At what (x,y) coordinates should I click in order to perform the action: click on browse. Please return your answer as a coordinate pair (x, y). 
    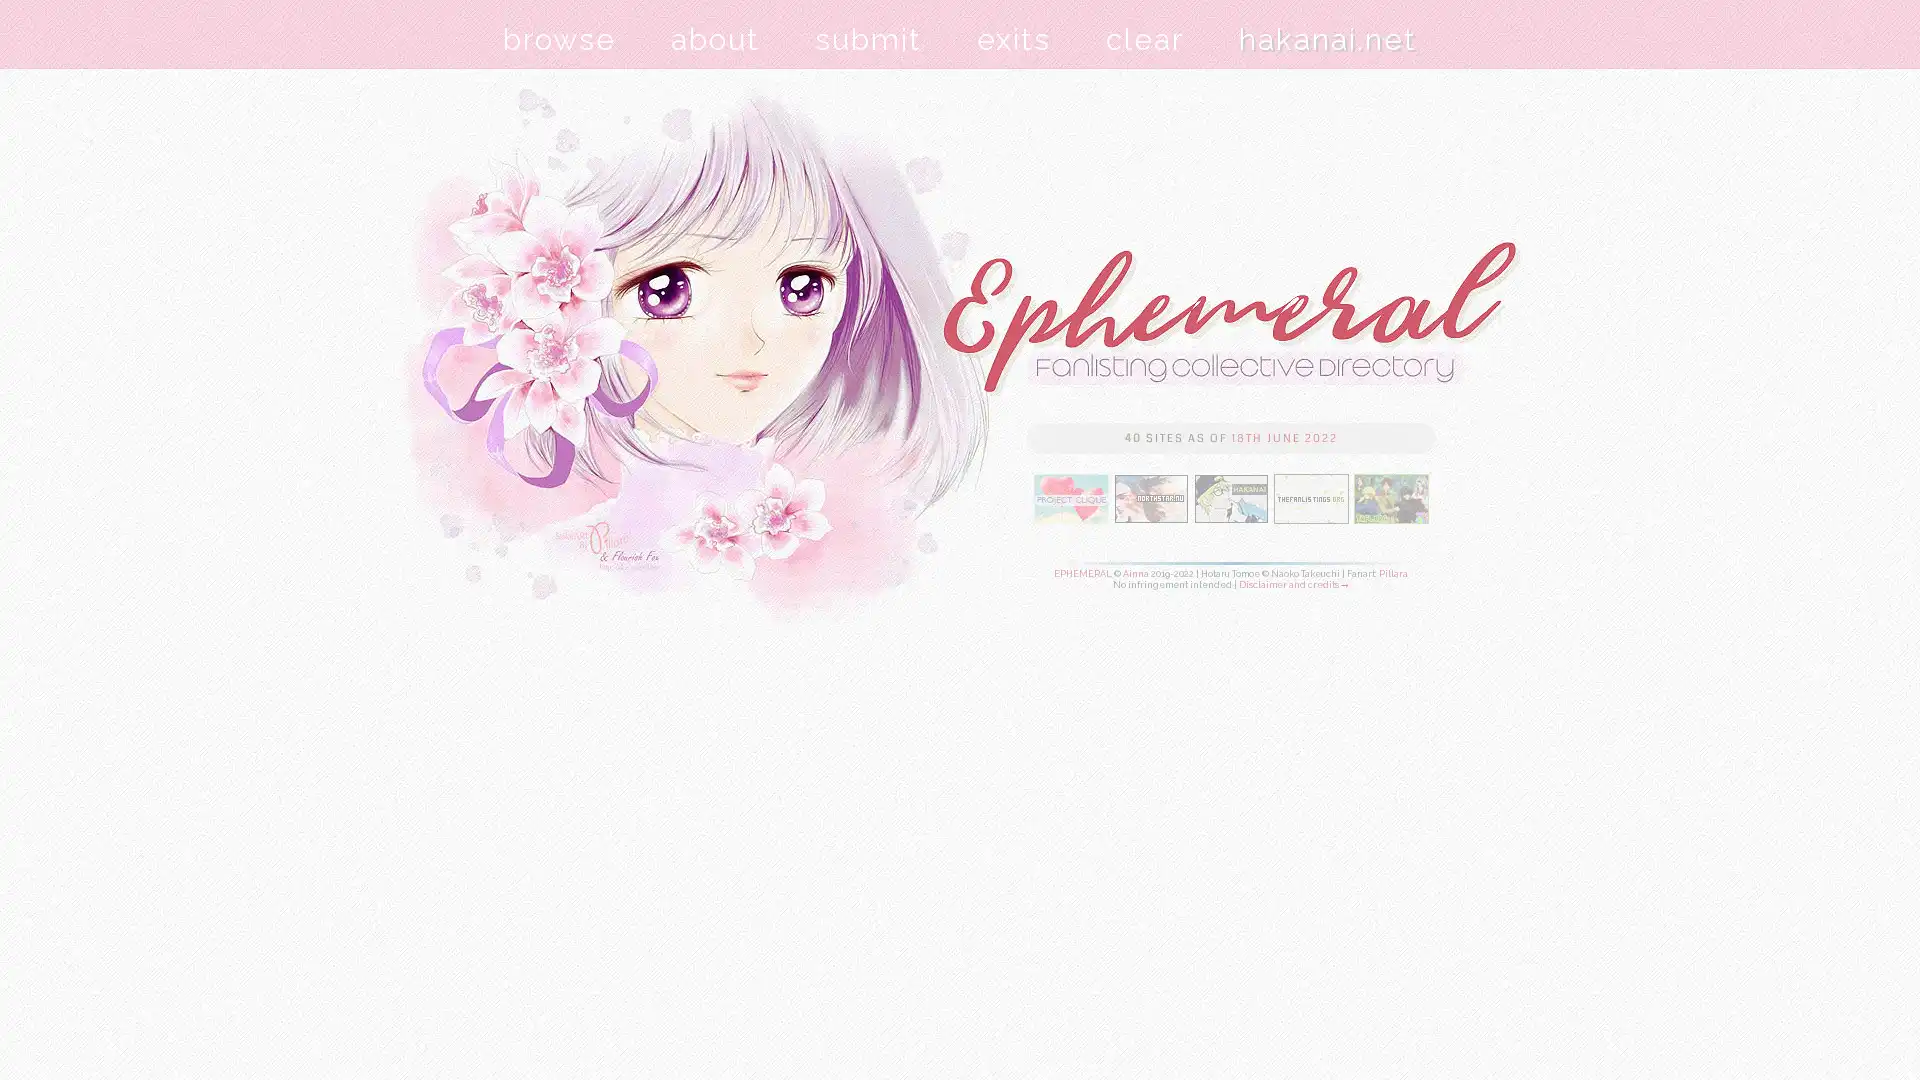
    Looking at the image, I should click on (559, 39).